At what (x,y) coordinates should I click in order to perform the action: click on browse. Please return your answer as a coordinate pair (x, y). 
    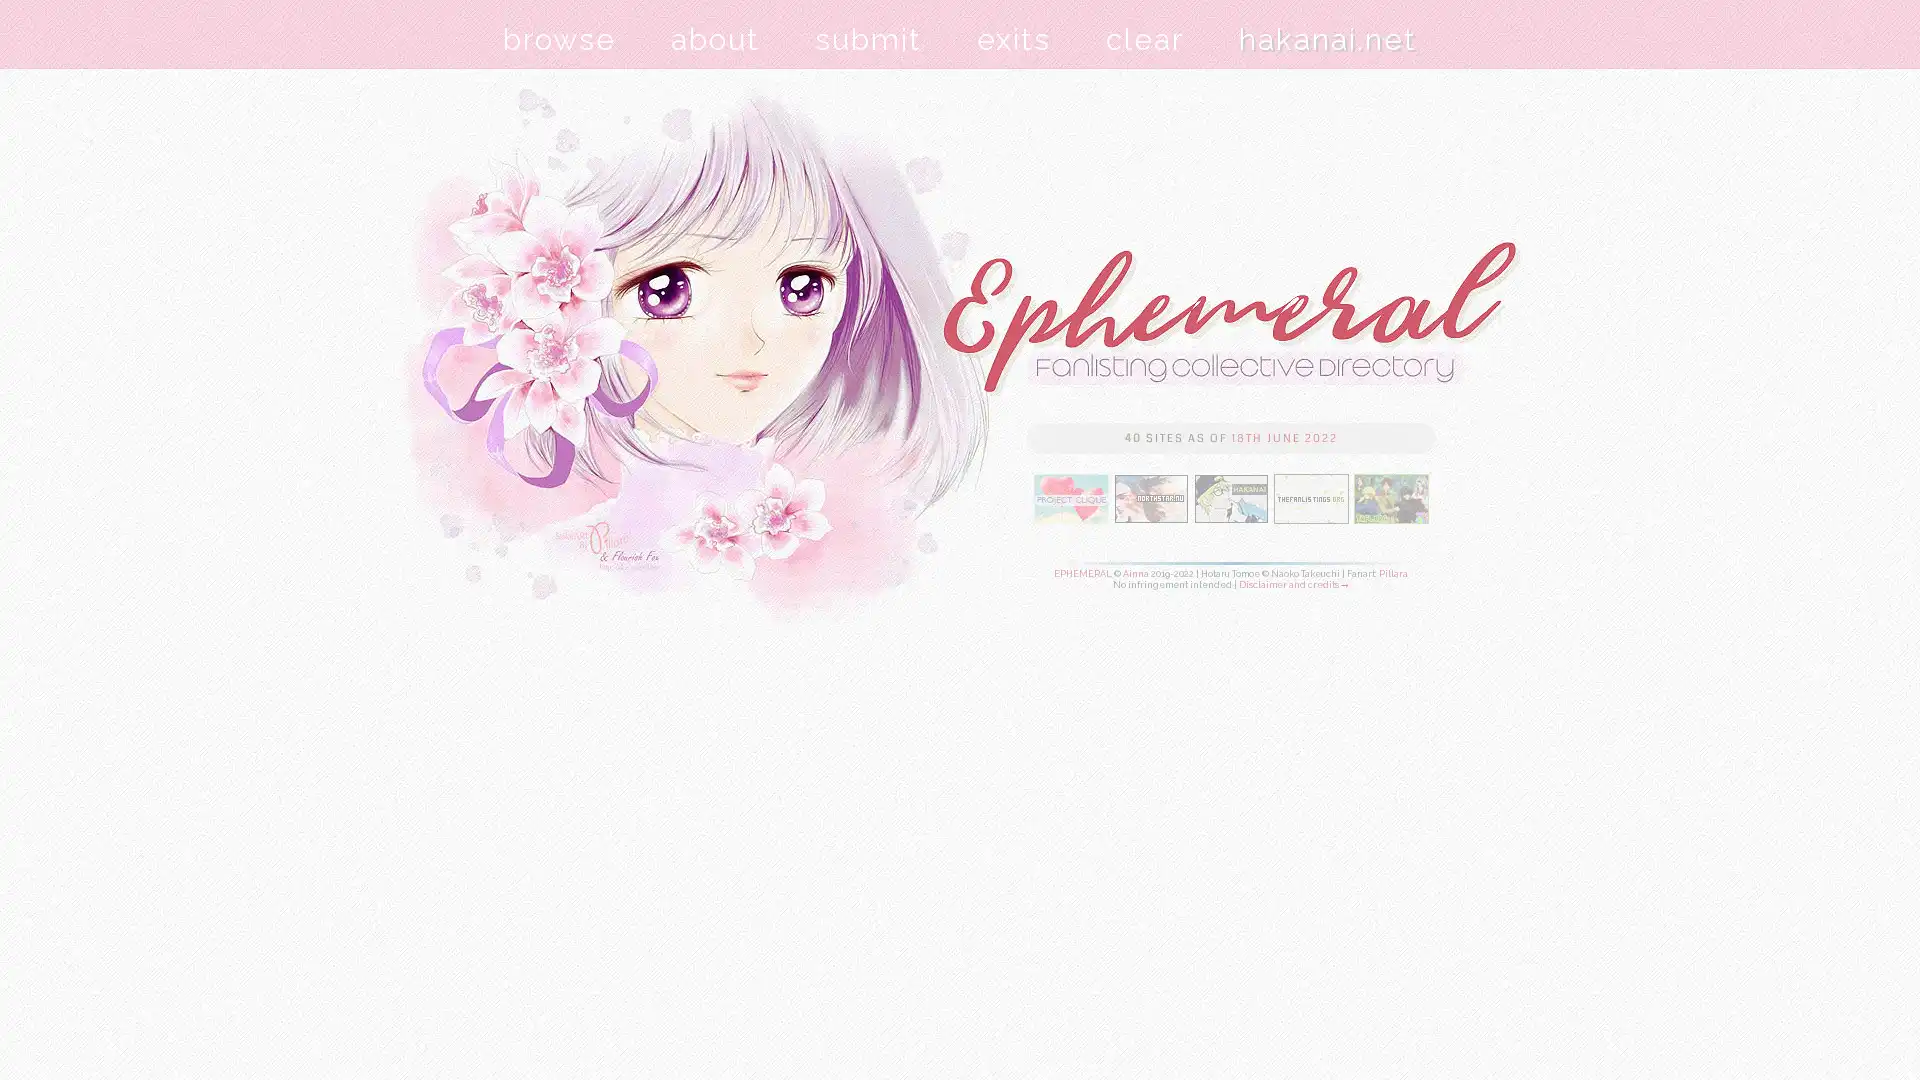
    Looking at the image, I should click on (559, 39).